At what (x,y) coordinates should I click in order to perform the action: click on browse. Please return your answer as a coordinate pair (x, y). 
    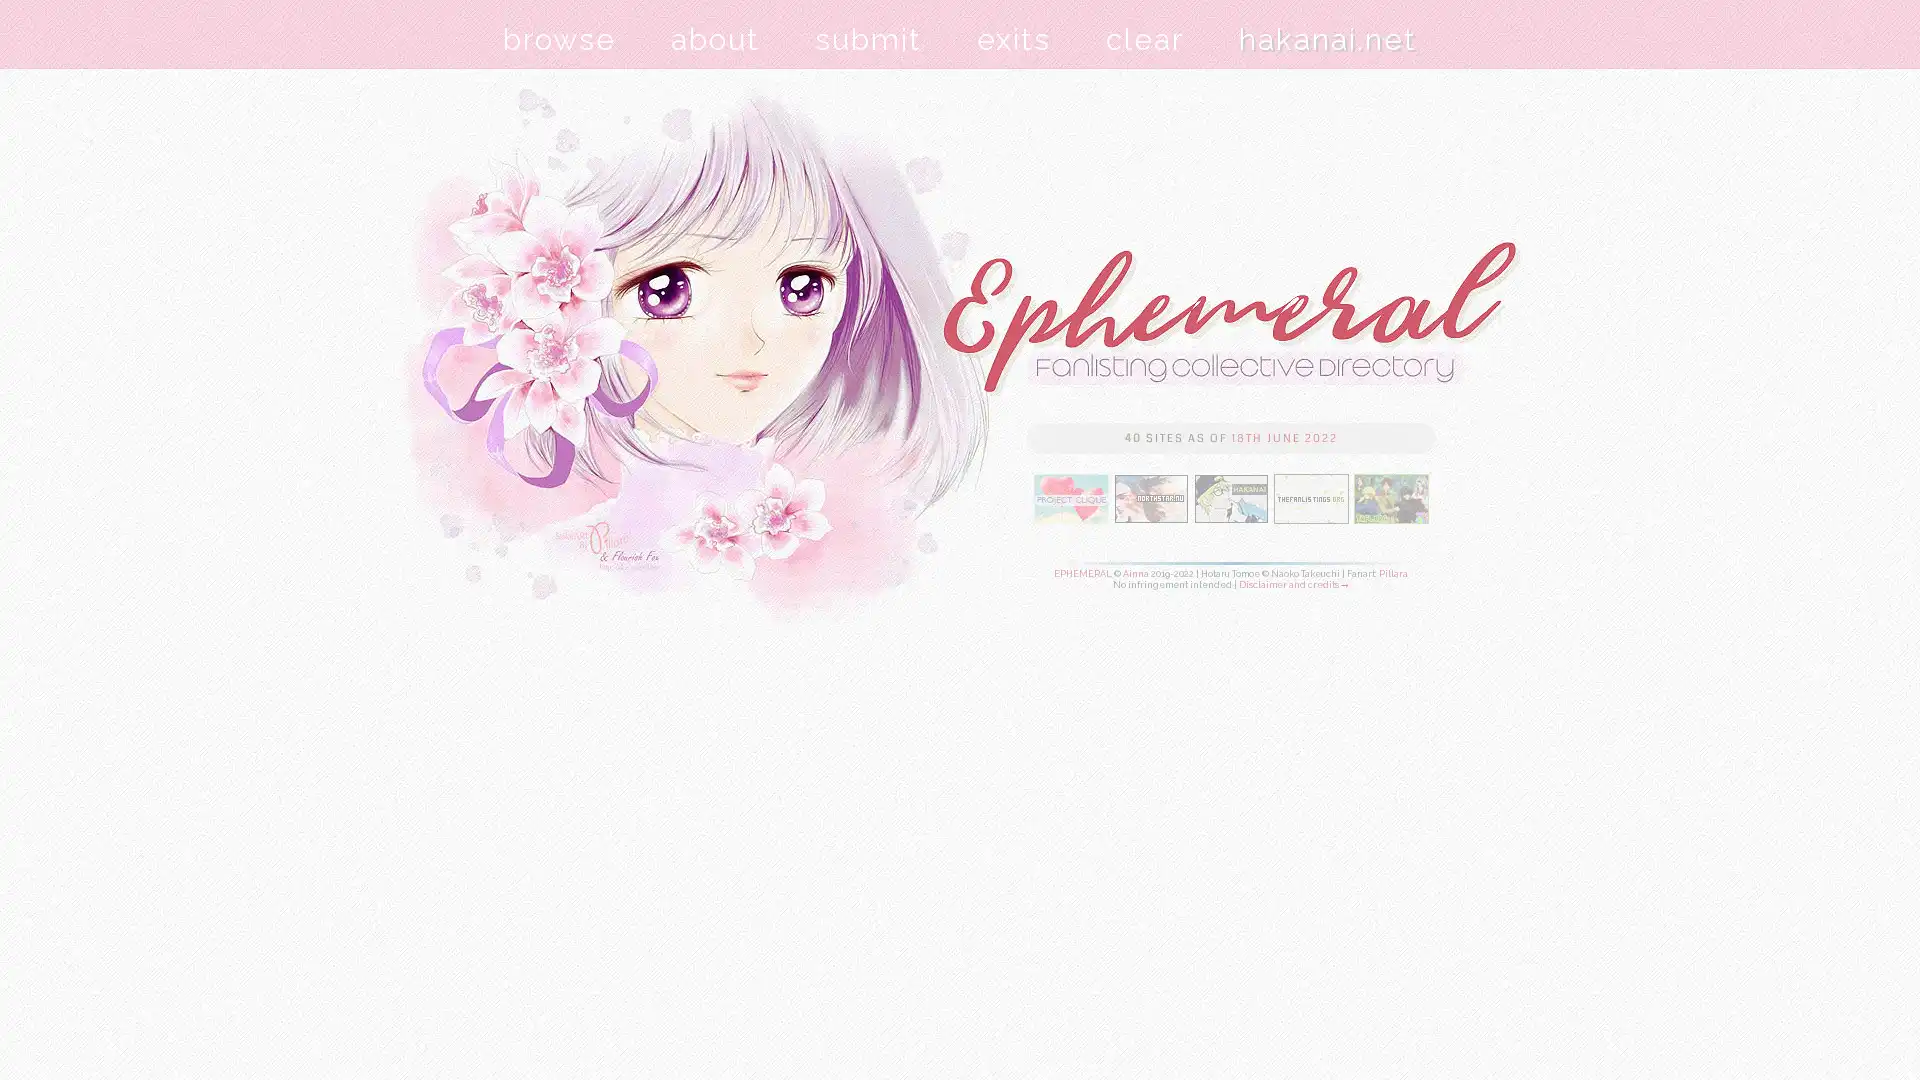
    Looking at the image, I should click on (559, 39).